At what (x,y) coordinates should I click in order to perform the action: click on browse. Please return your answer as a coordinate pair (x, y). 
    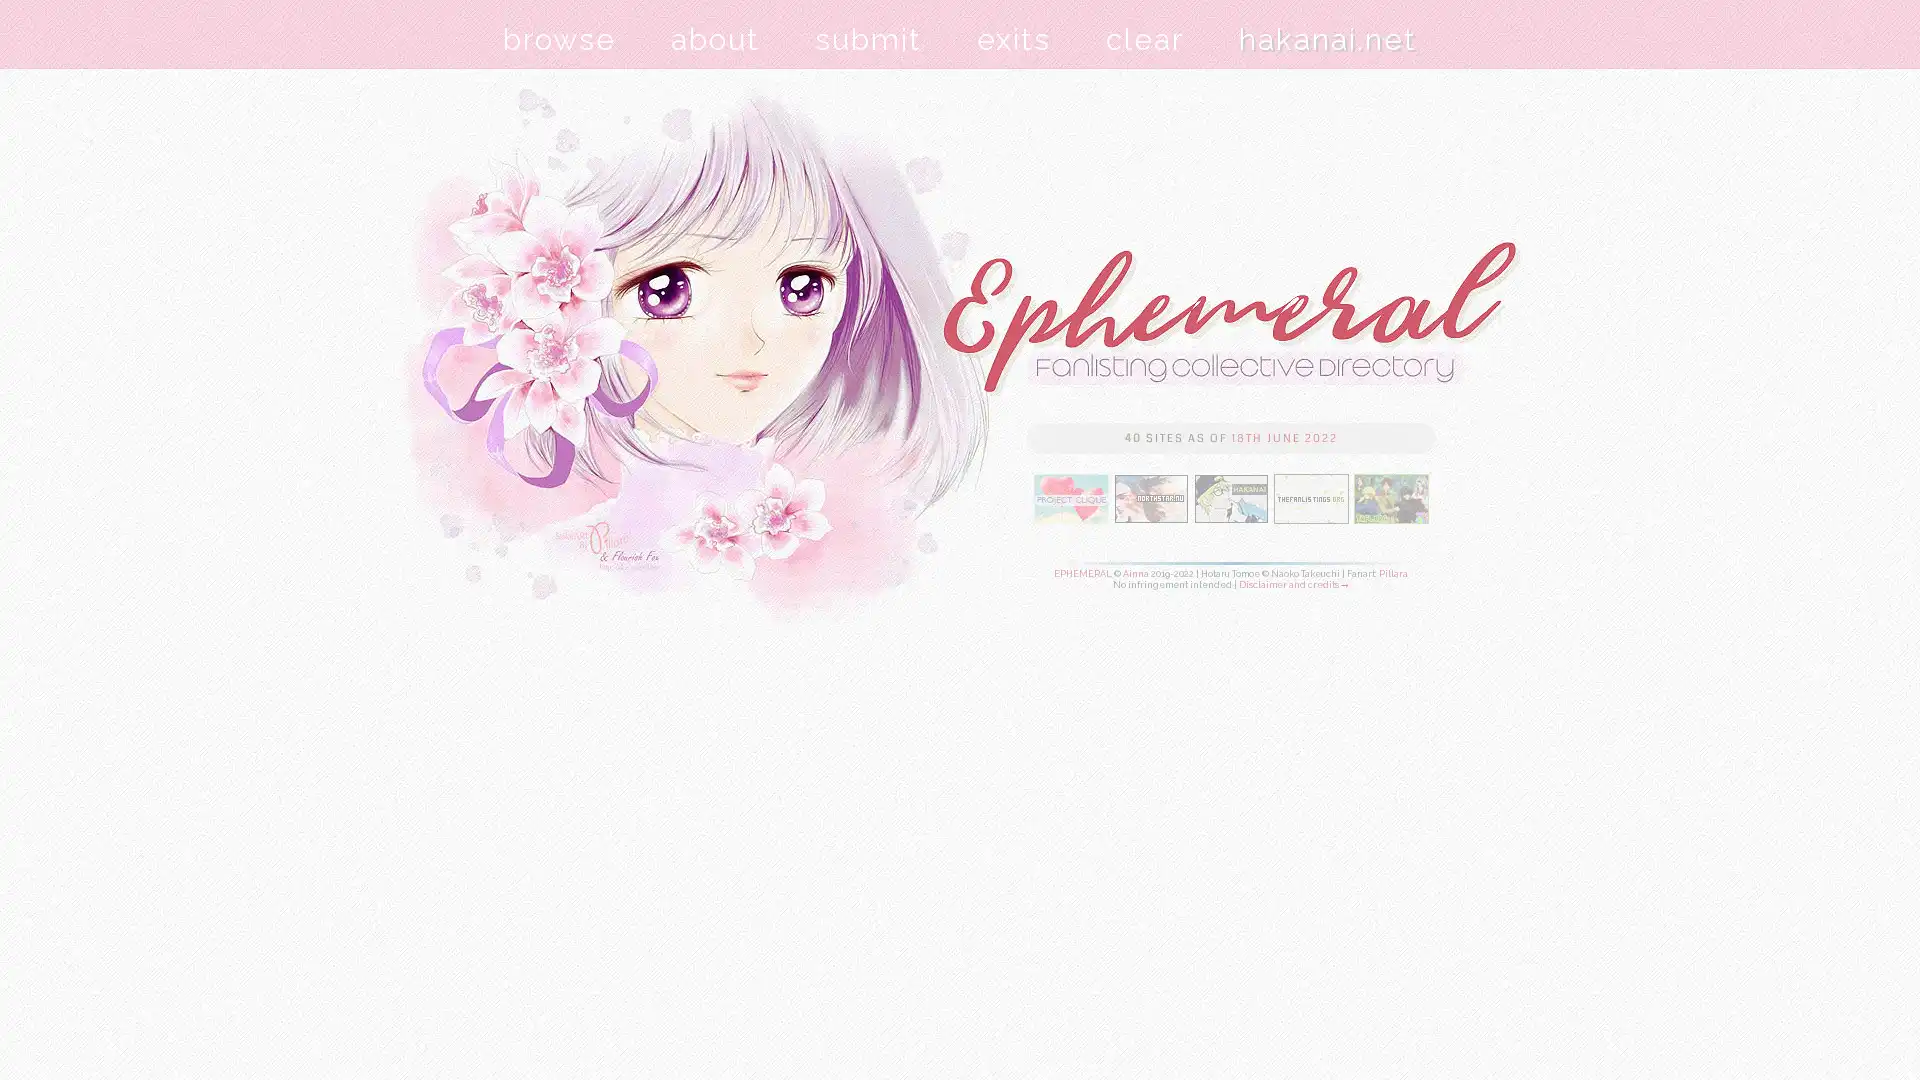
    Looking at the image, I should click on (559, 39).